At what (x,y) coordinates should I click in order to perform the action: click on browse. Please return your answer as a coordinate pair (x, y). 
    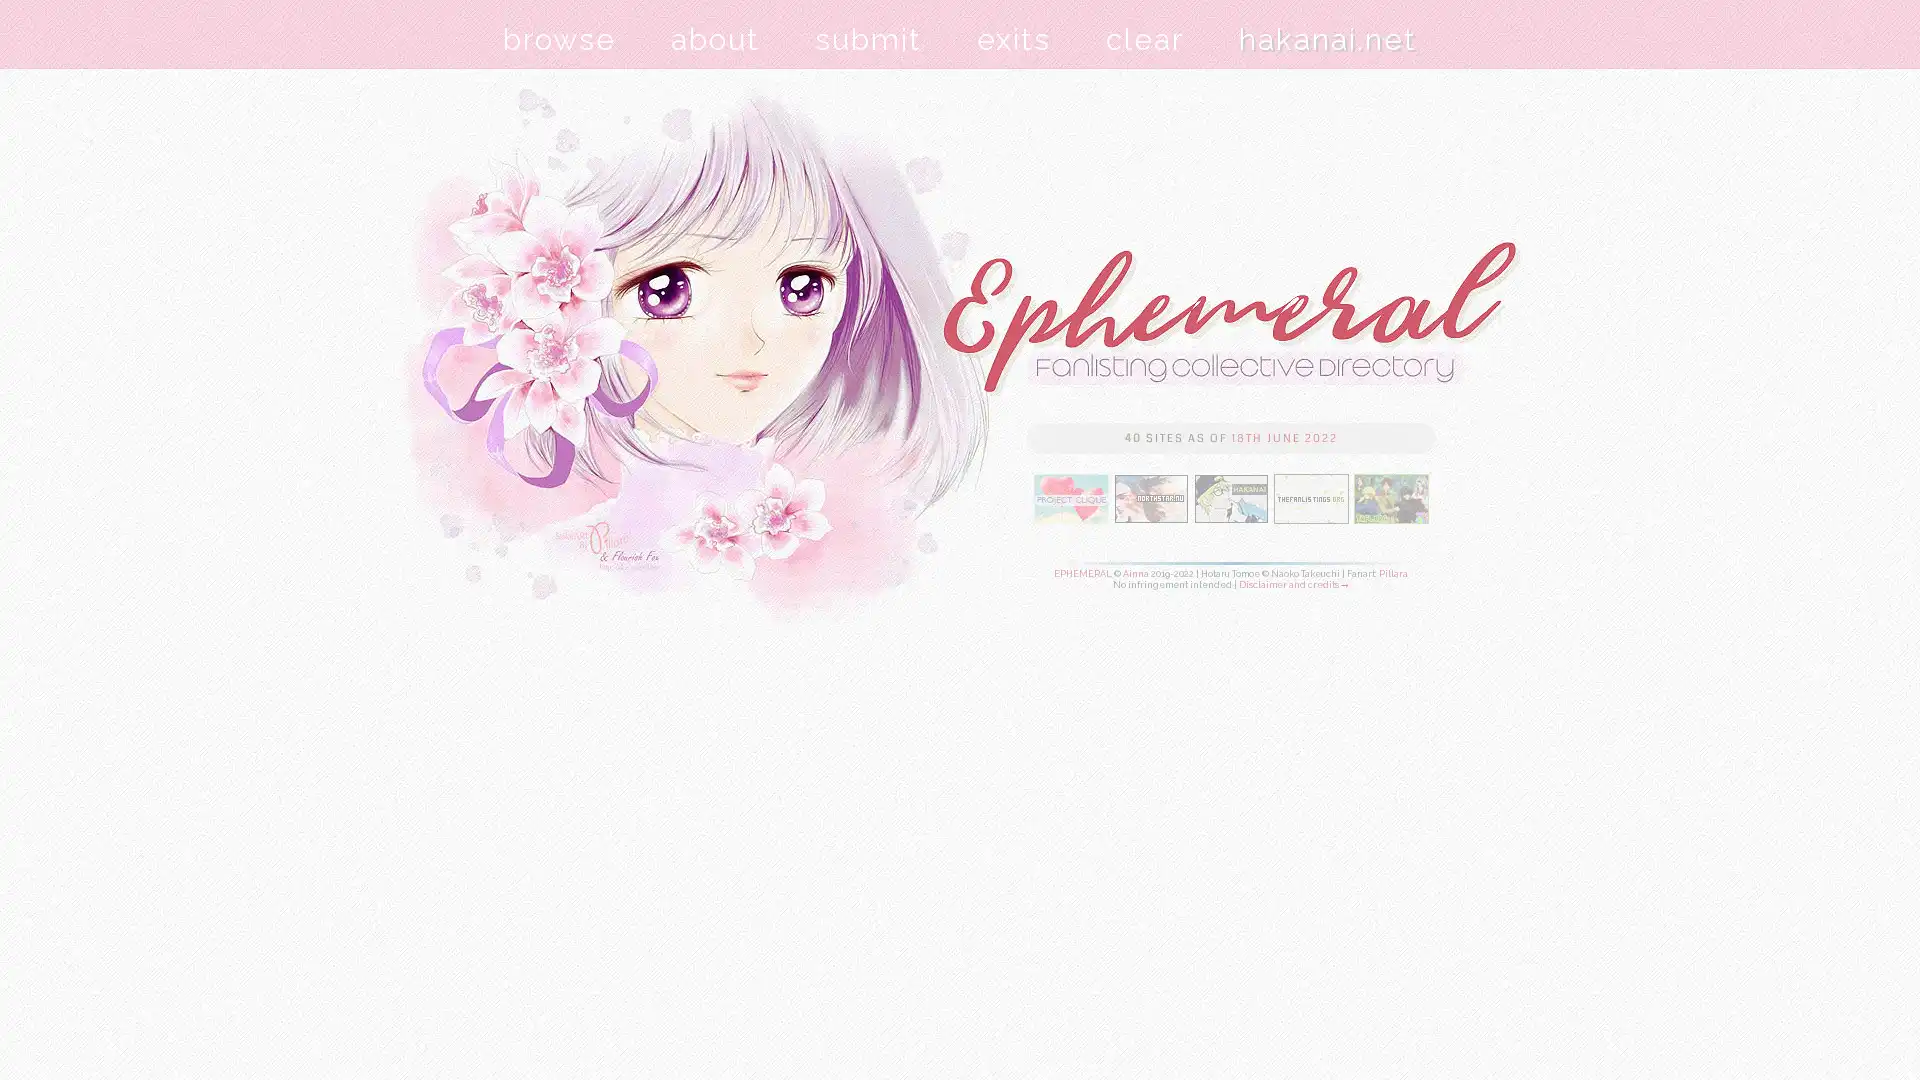
    Looking at the image, I should click on (559, 39).